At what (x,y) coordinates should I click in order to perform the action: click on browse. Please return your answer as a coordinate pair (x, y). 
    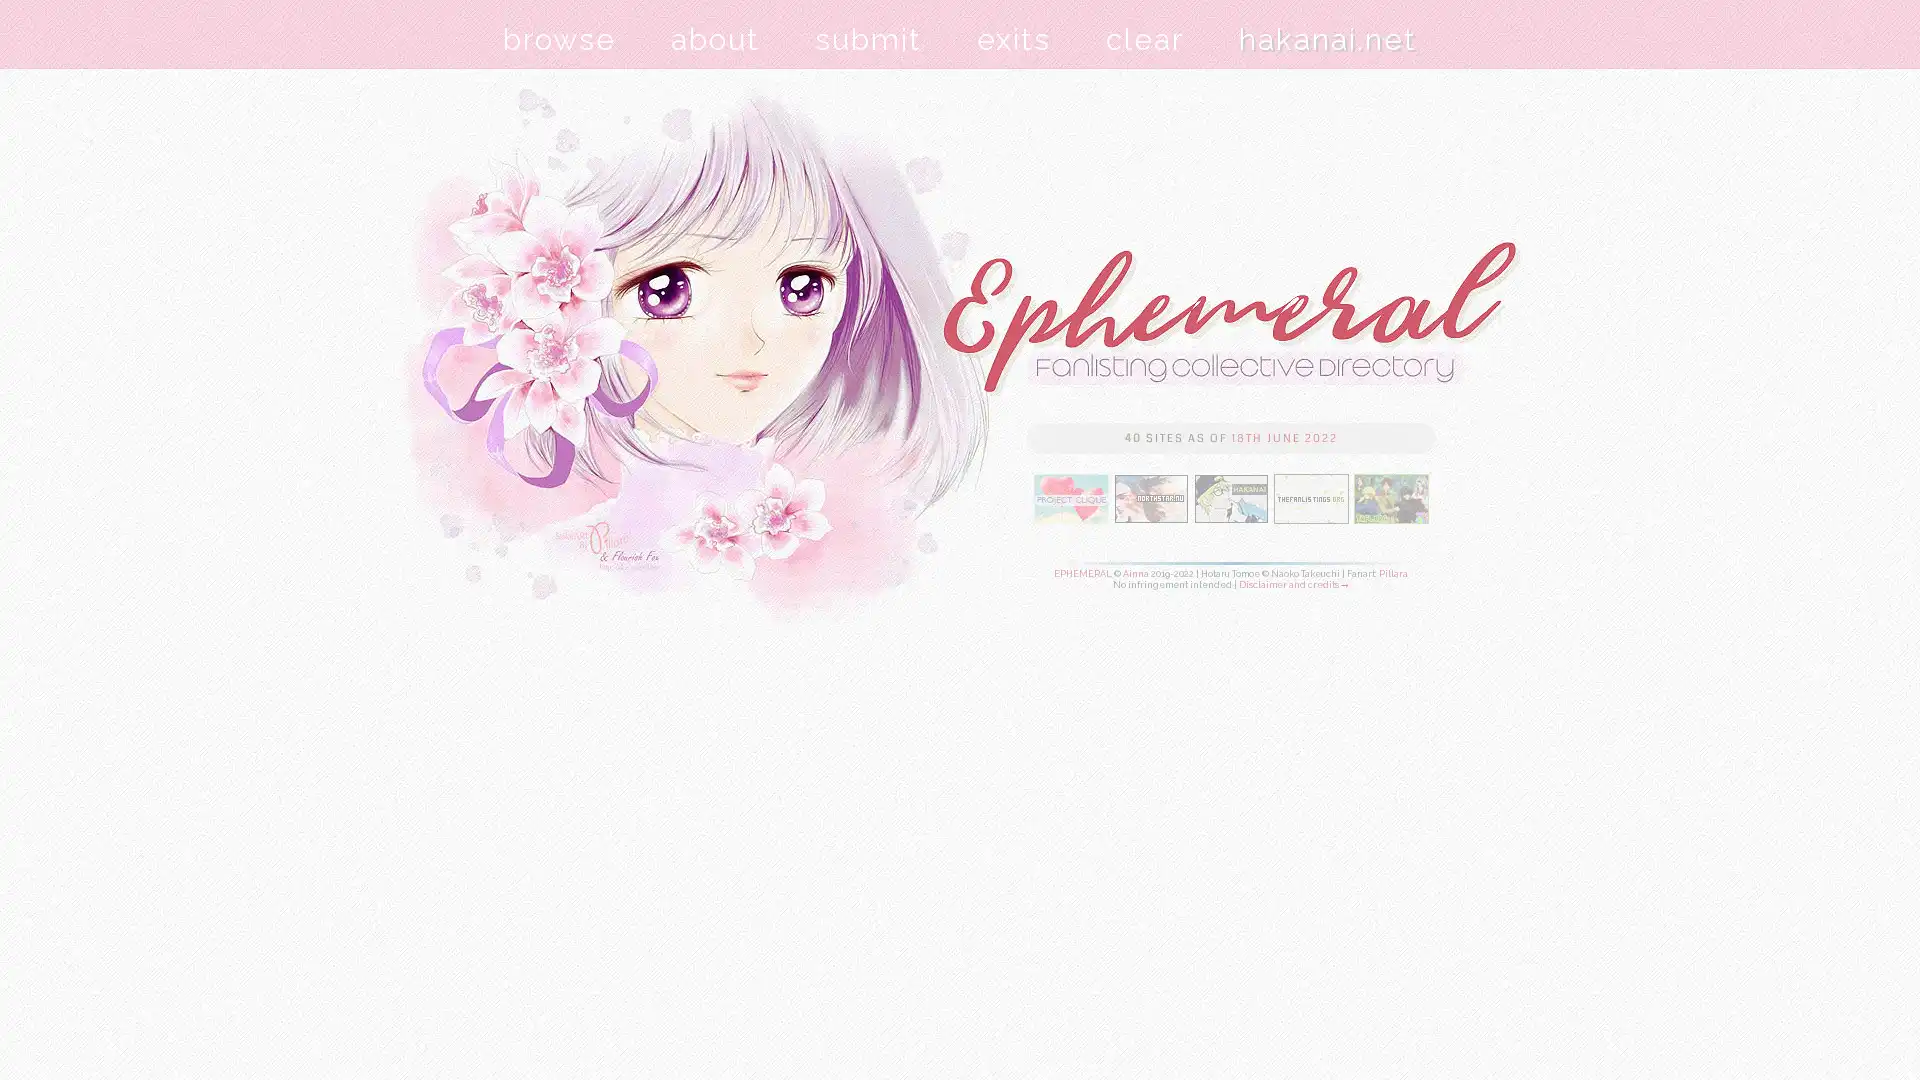
    Looking at the image, I should click on (559, 39).